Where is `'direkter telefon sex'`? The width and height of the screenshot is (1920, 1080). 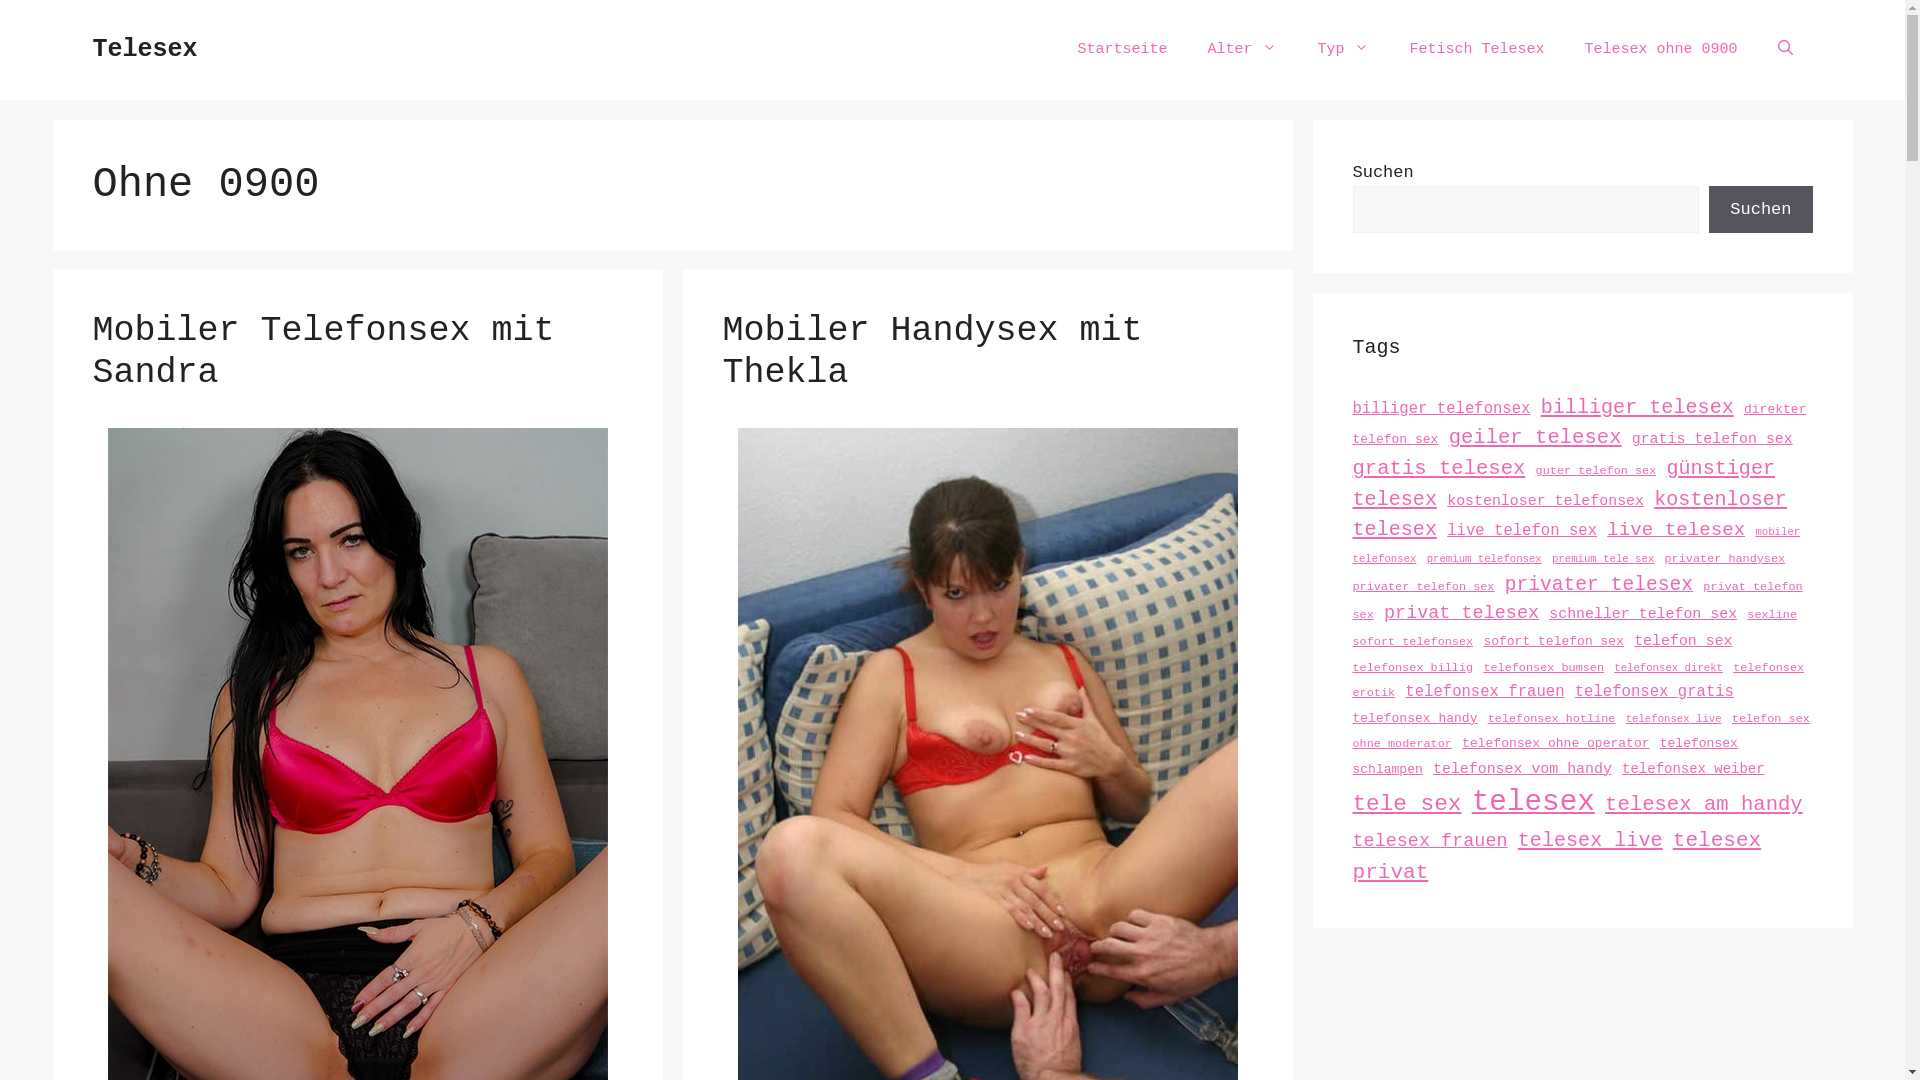 'direkter telefon sex' is located at coordinates (1578, 423).